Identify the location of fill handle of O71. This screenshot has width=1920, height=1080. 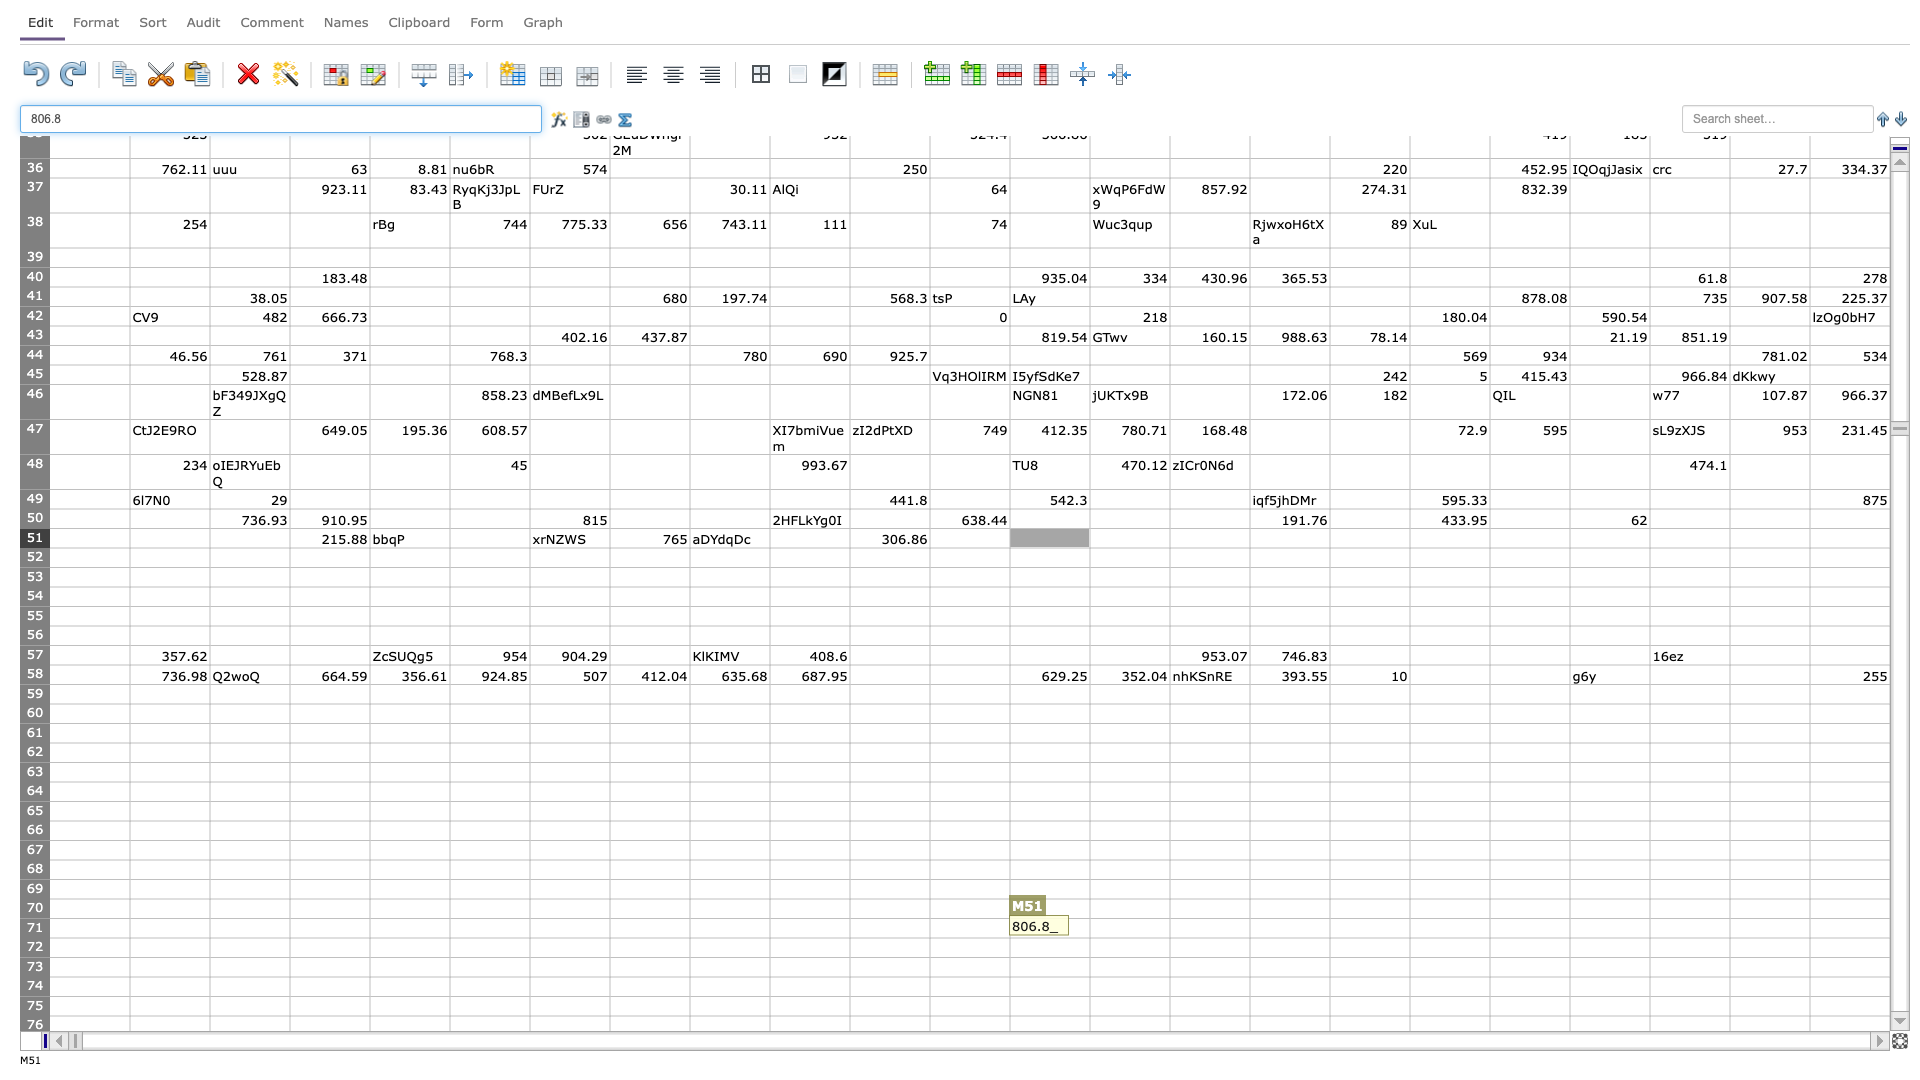
(1248, 937).